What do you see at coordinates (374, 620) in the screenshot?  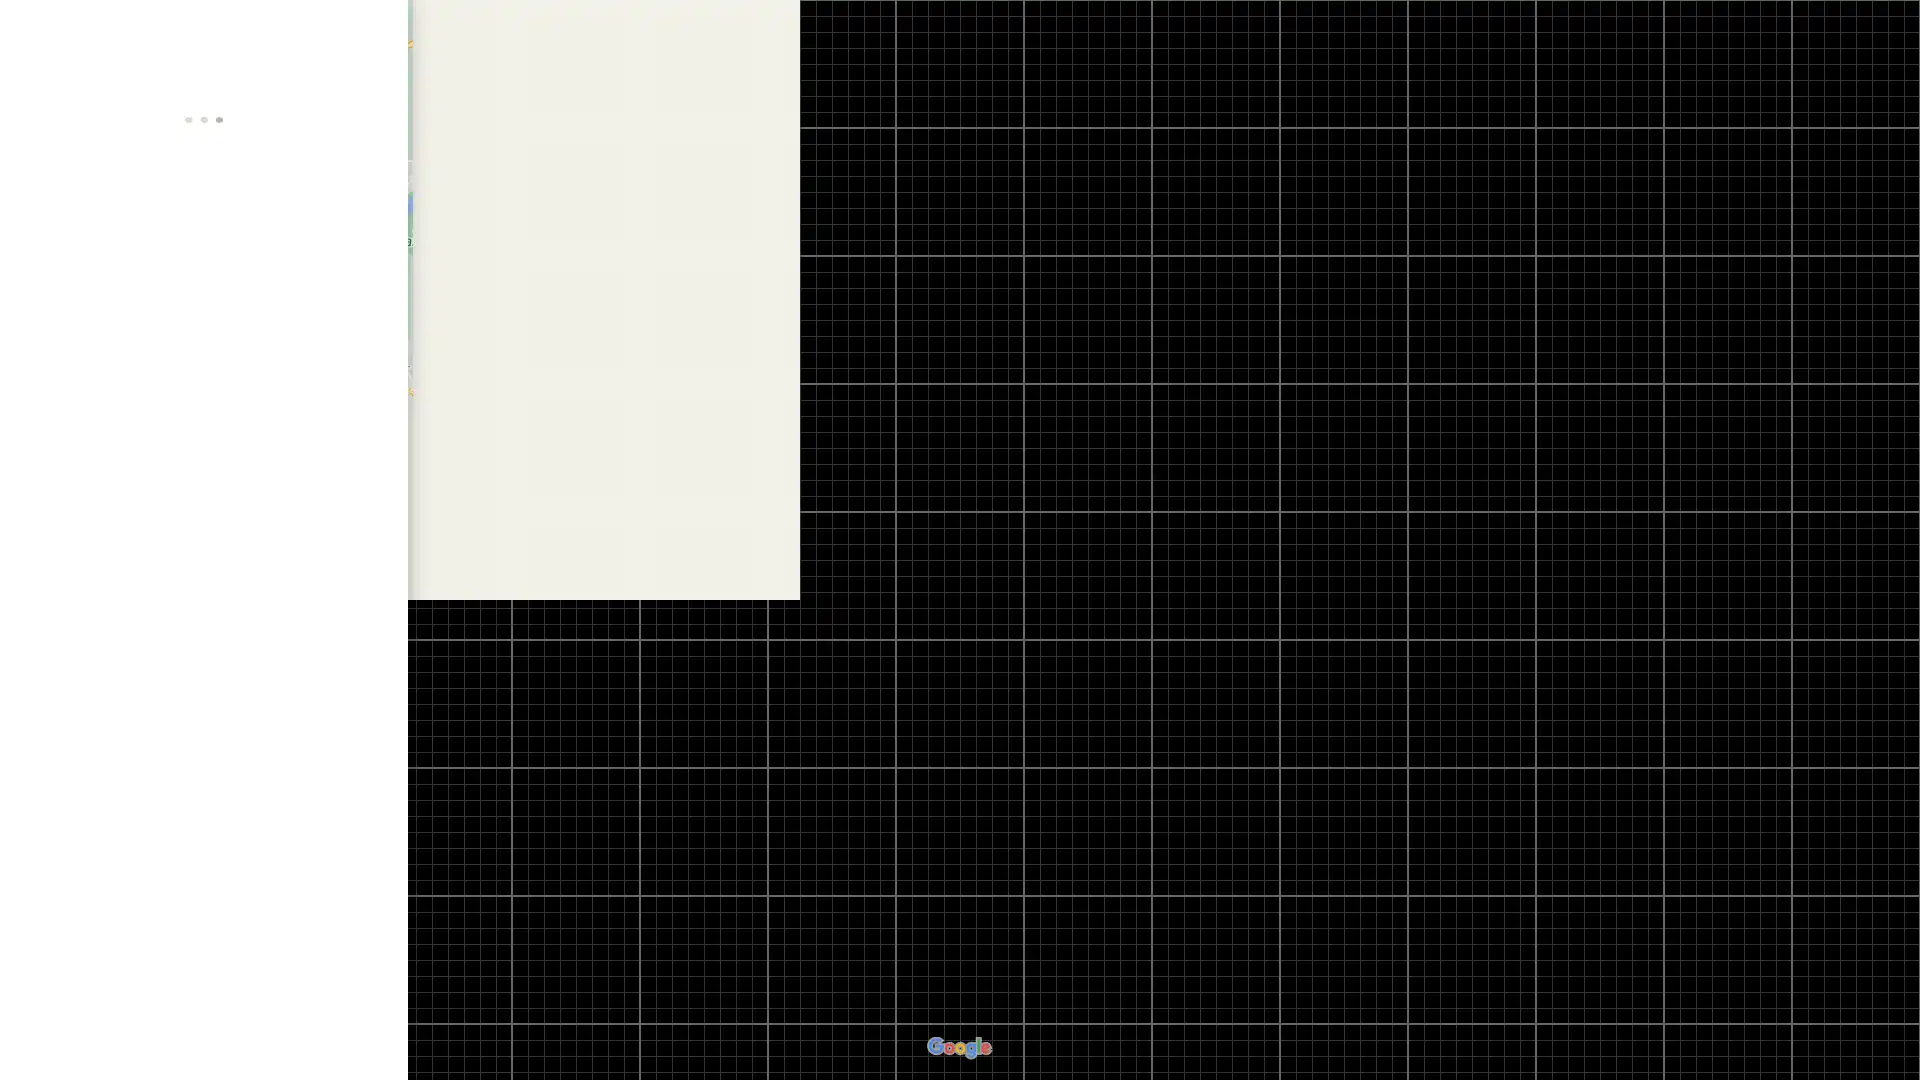 I see `Learn more about plus codes` at bounding box center [374, 620].